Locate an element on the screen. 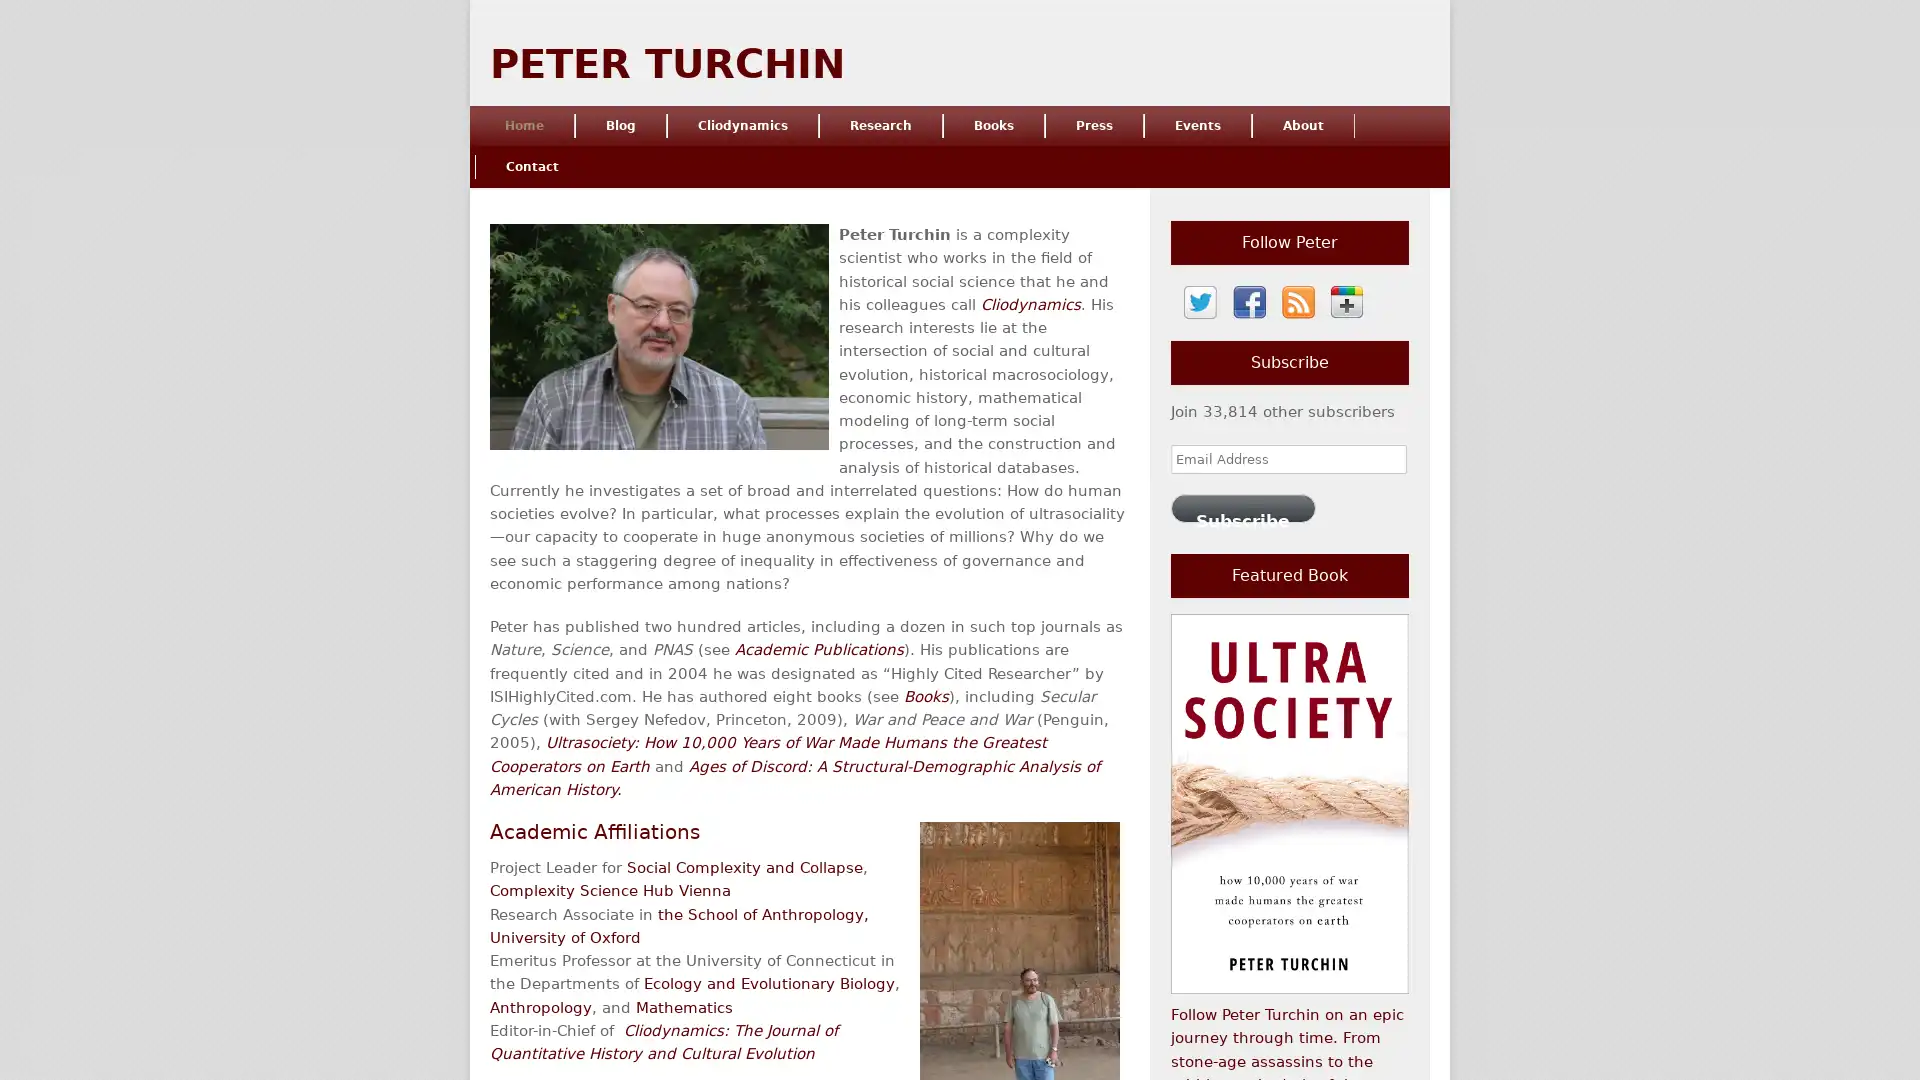 The height and width of the screenshot is (1080, 1920). Subscribe is located at coordinates (1242, 506).